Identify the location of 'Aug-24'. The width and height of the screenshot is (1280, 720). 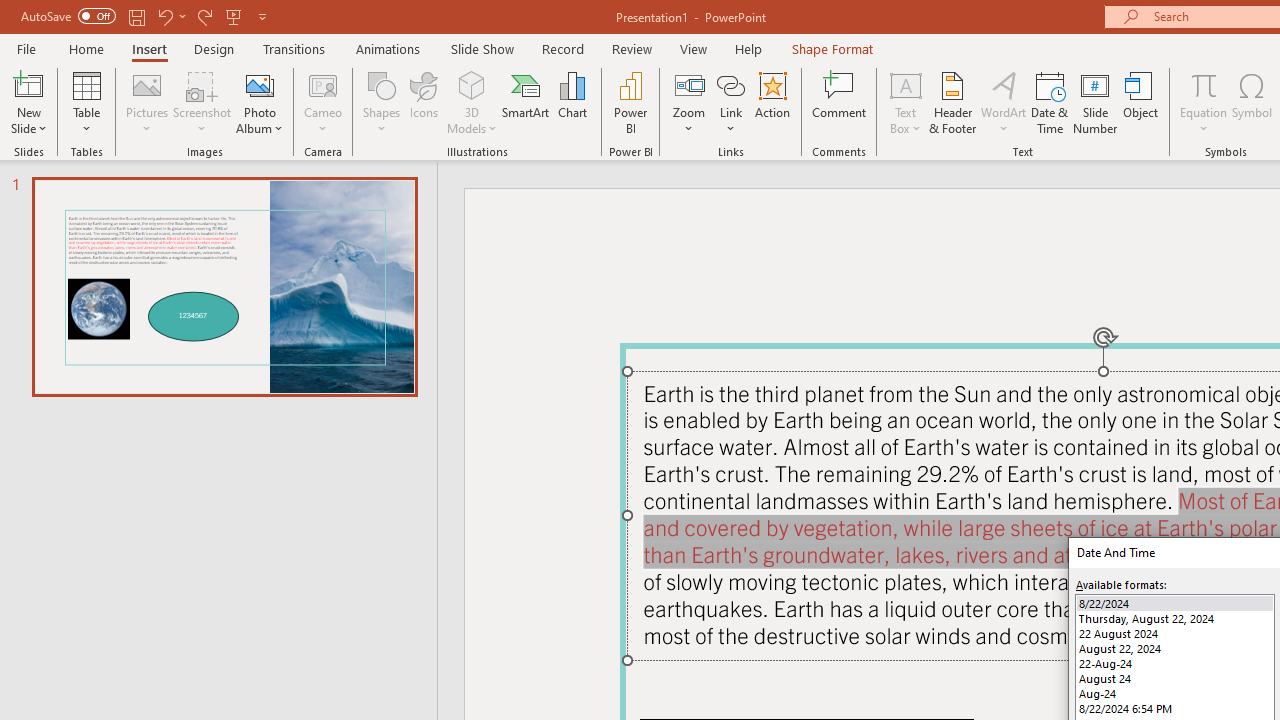
(1175, 692).